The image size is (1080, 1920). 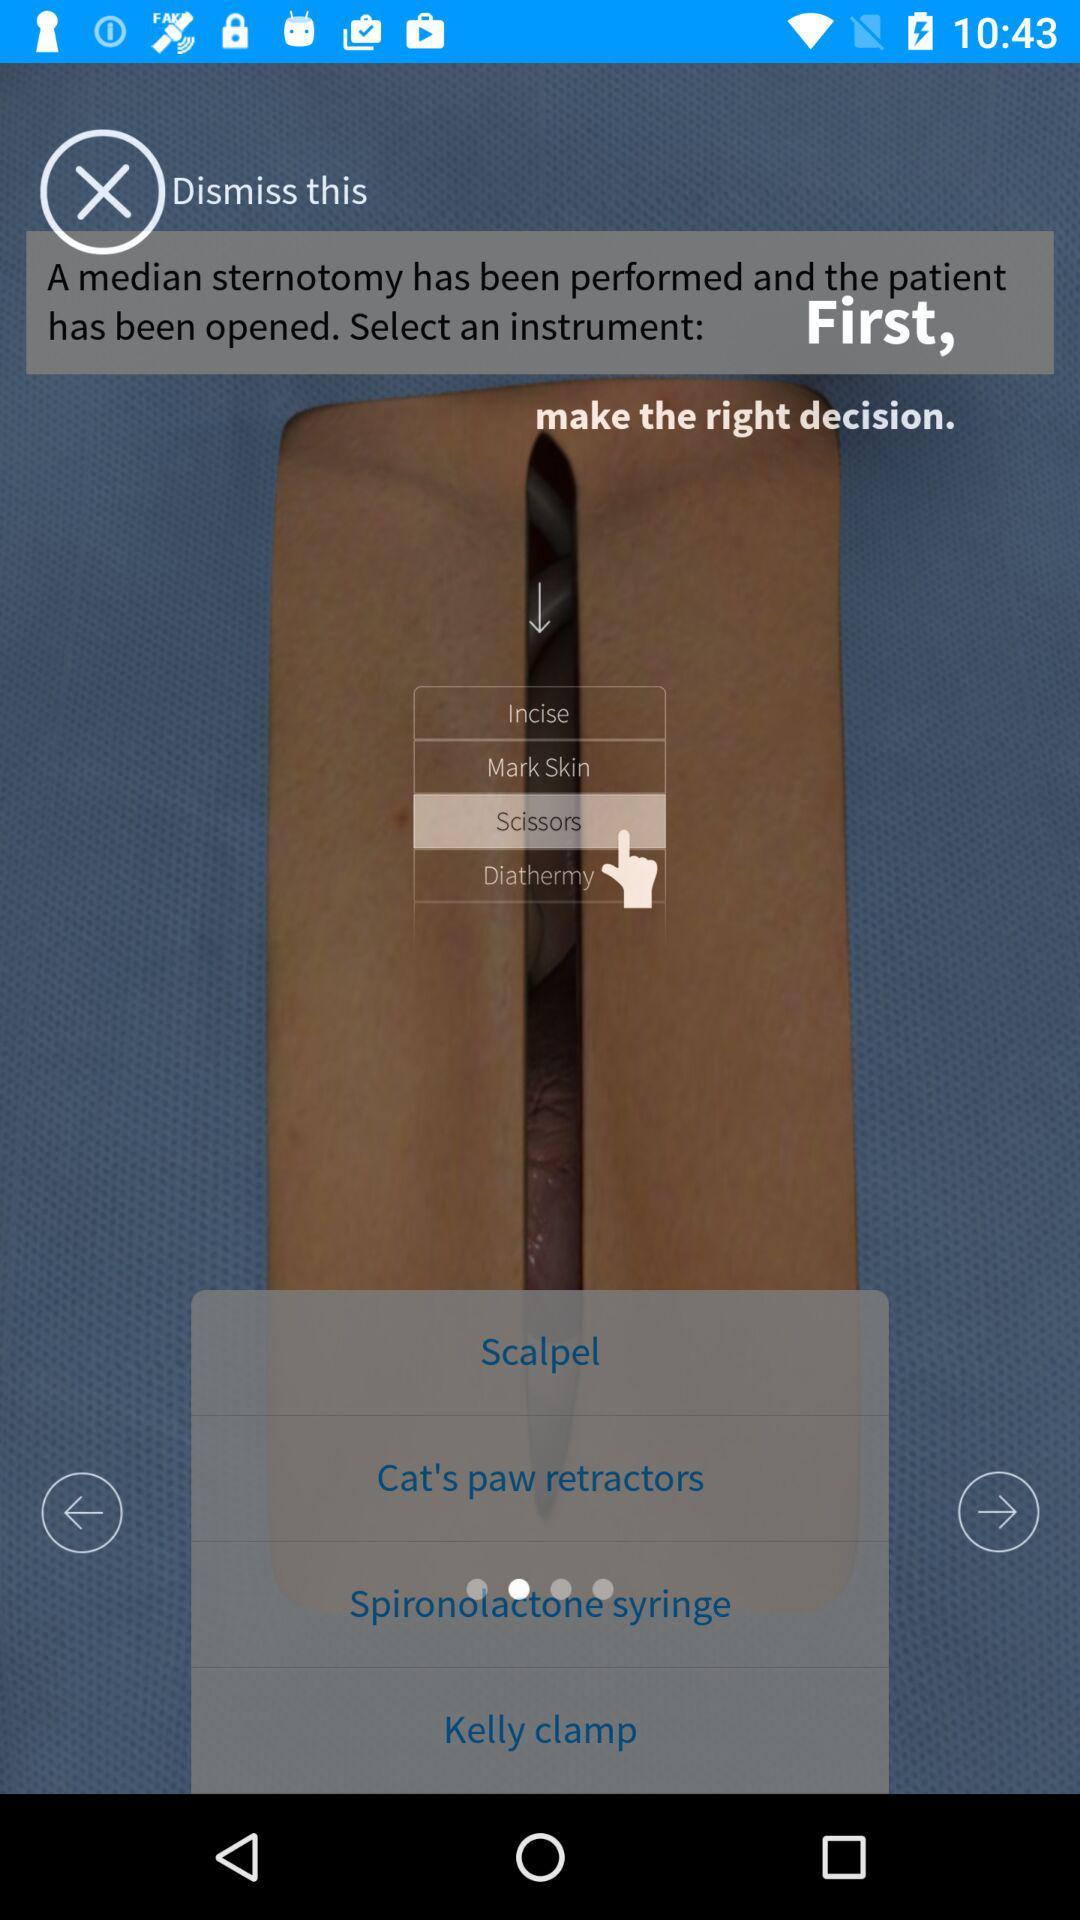 I want to click on the arrow_forward icon, so click(x=998, y=1512).